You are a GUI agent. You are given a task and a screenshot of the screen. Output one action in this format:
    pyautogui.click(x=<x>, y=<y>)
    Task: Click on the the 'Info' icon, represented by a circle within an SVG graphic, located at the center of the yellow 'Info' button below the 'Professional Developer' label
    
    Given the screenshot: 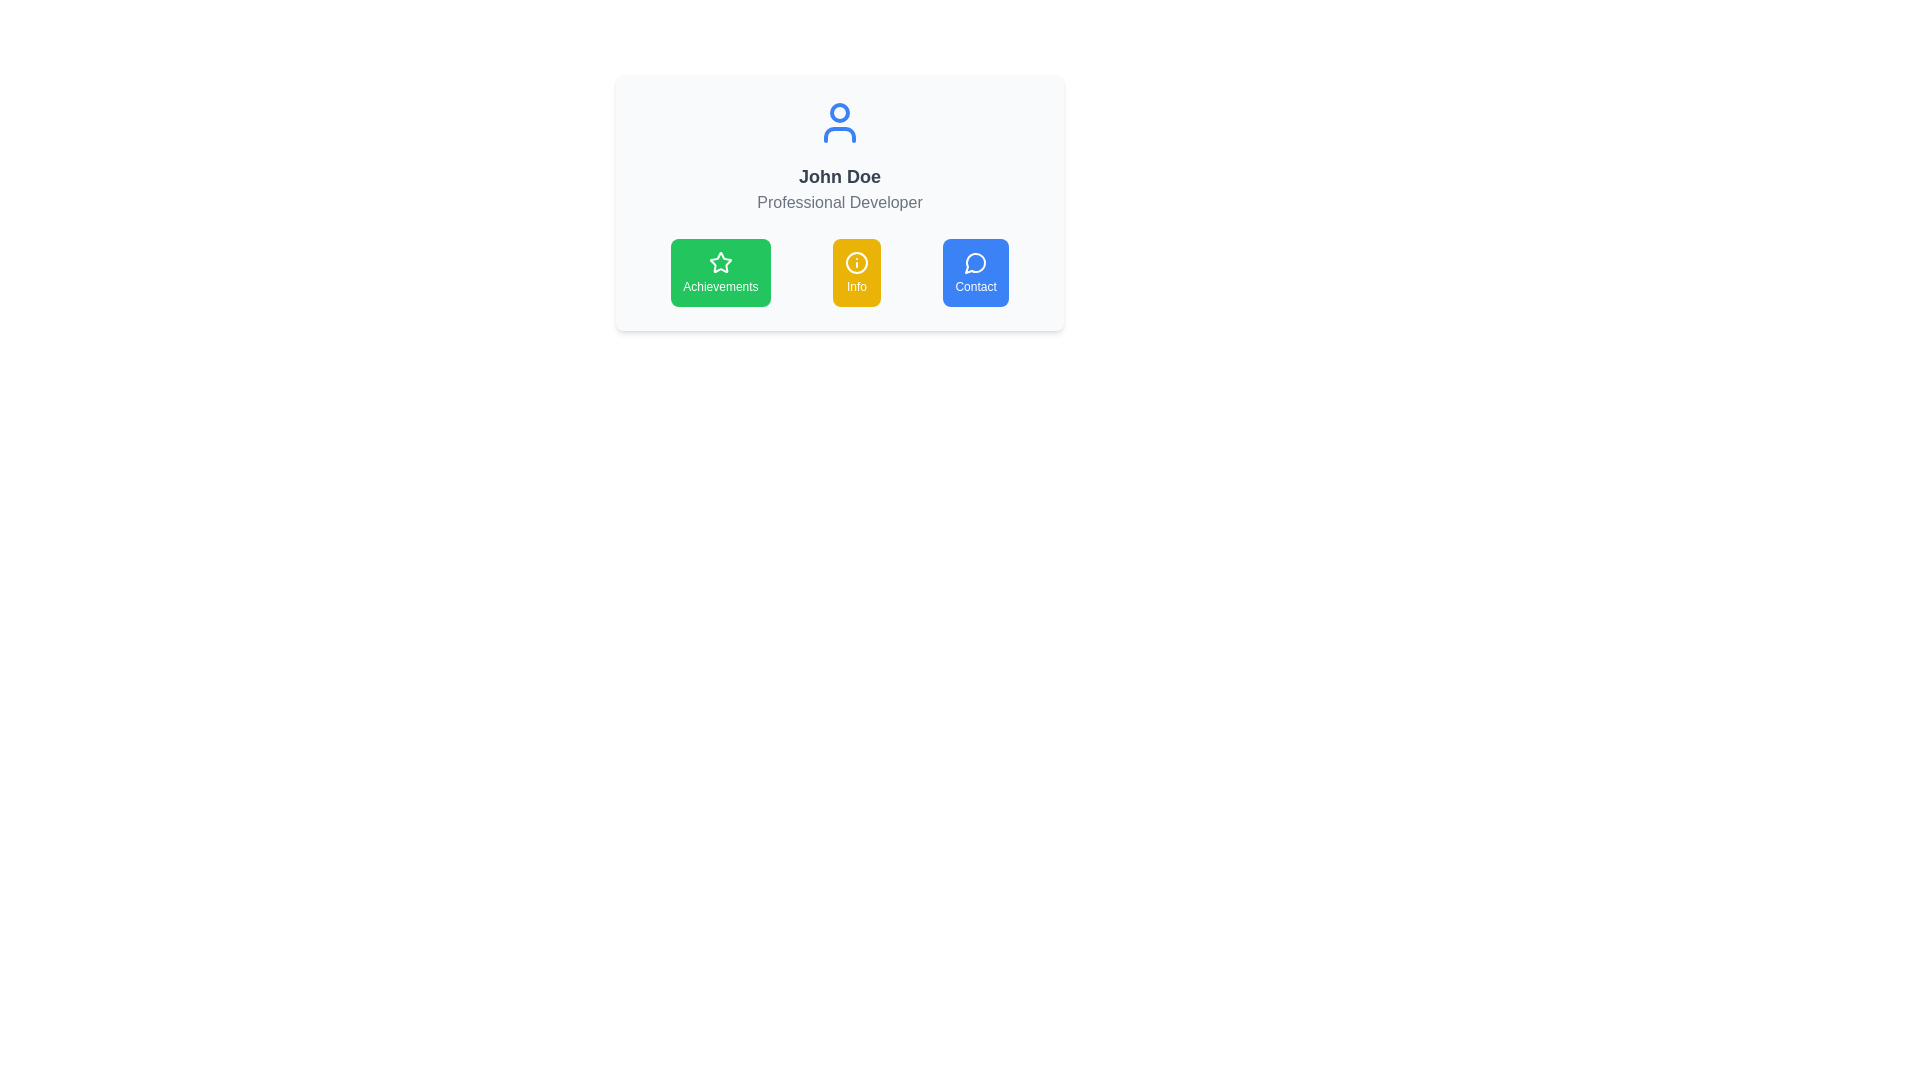 What is the action you would take?
    pyautogui.click(x=857, y=261)
    